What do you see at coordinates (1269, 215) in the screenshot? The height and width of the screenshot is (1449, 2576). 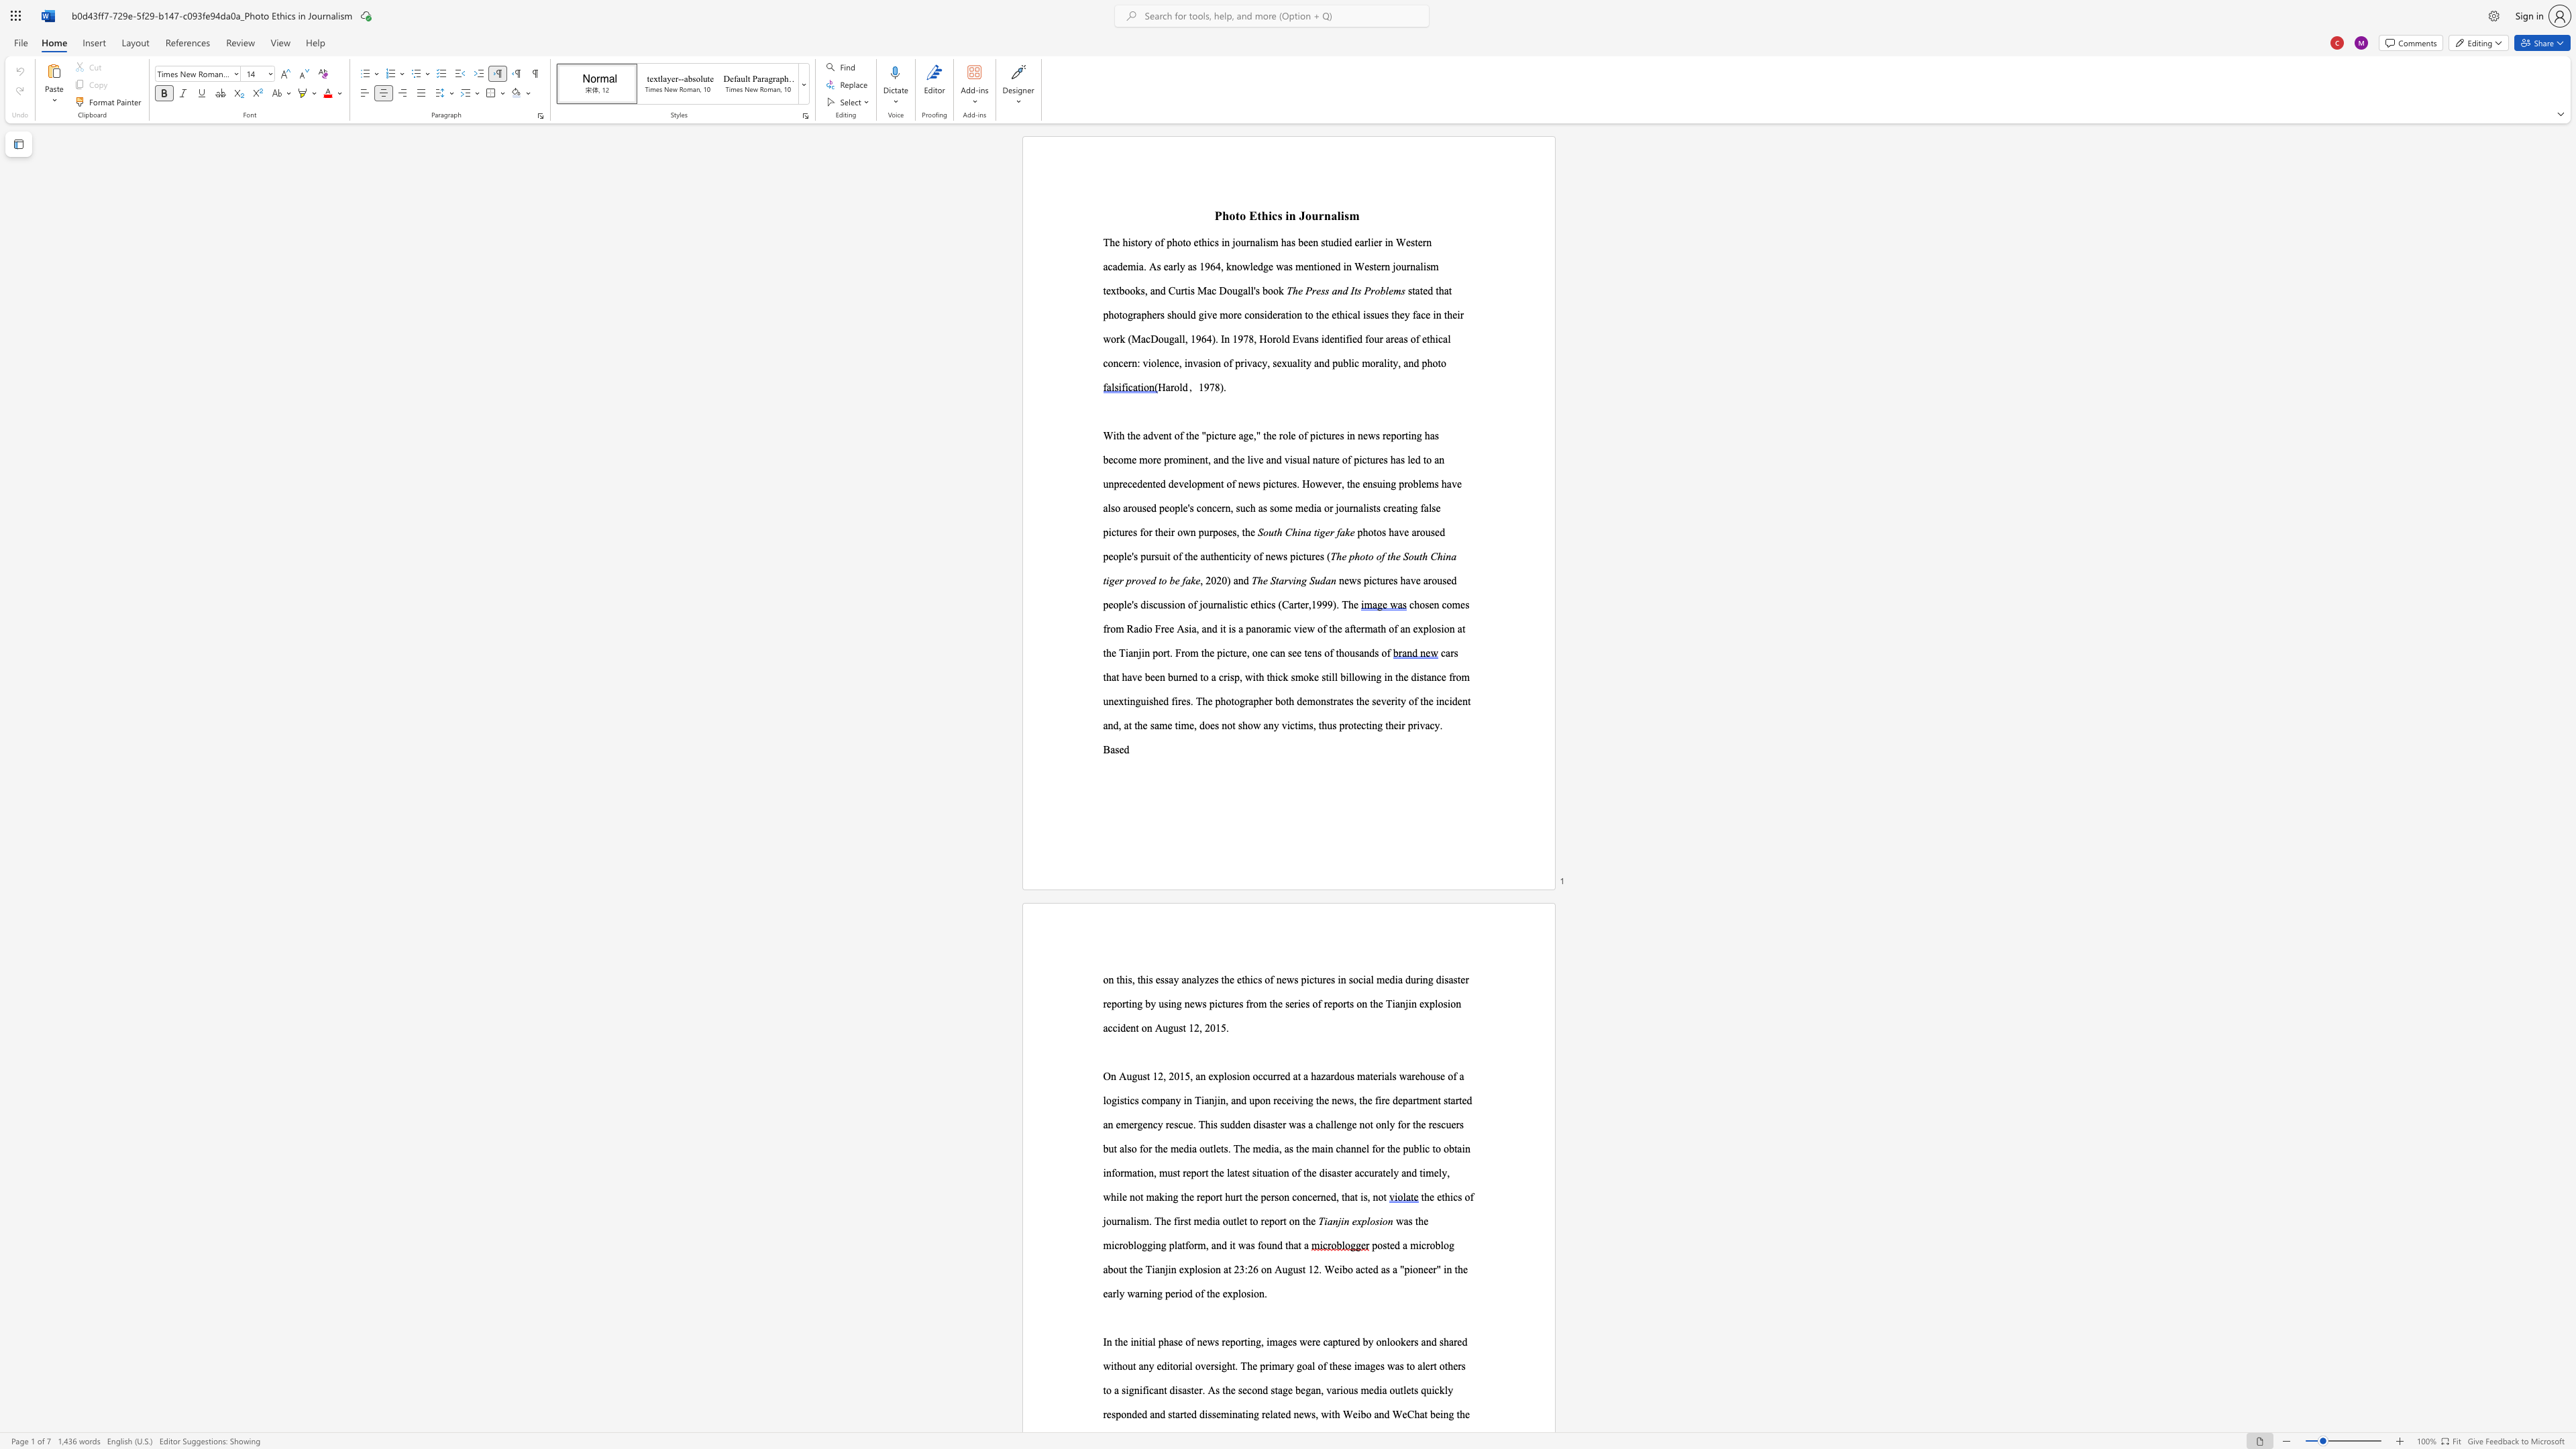 I see `the 1th character "i" in the text` at bounding box center [1269, 215].